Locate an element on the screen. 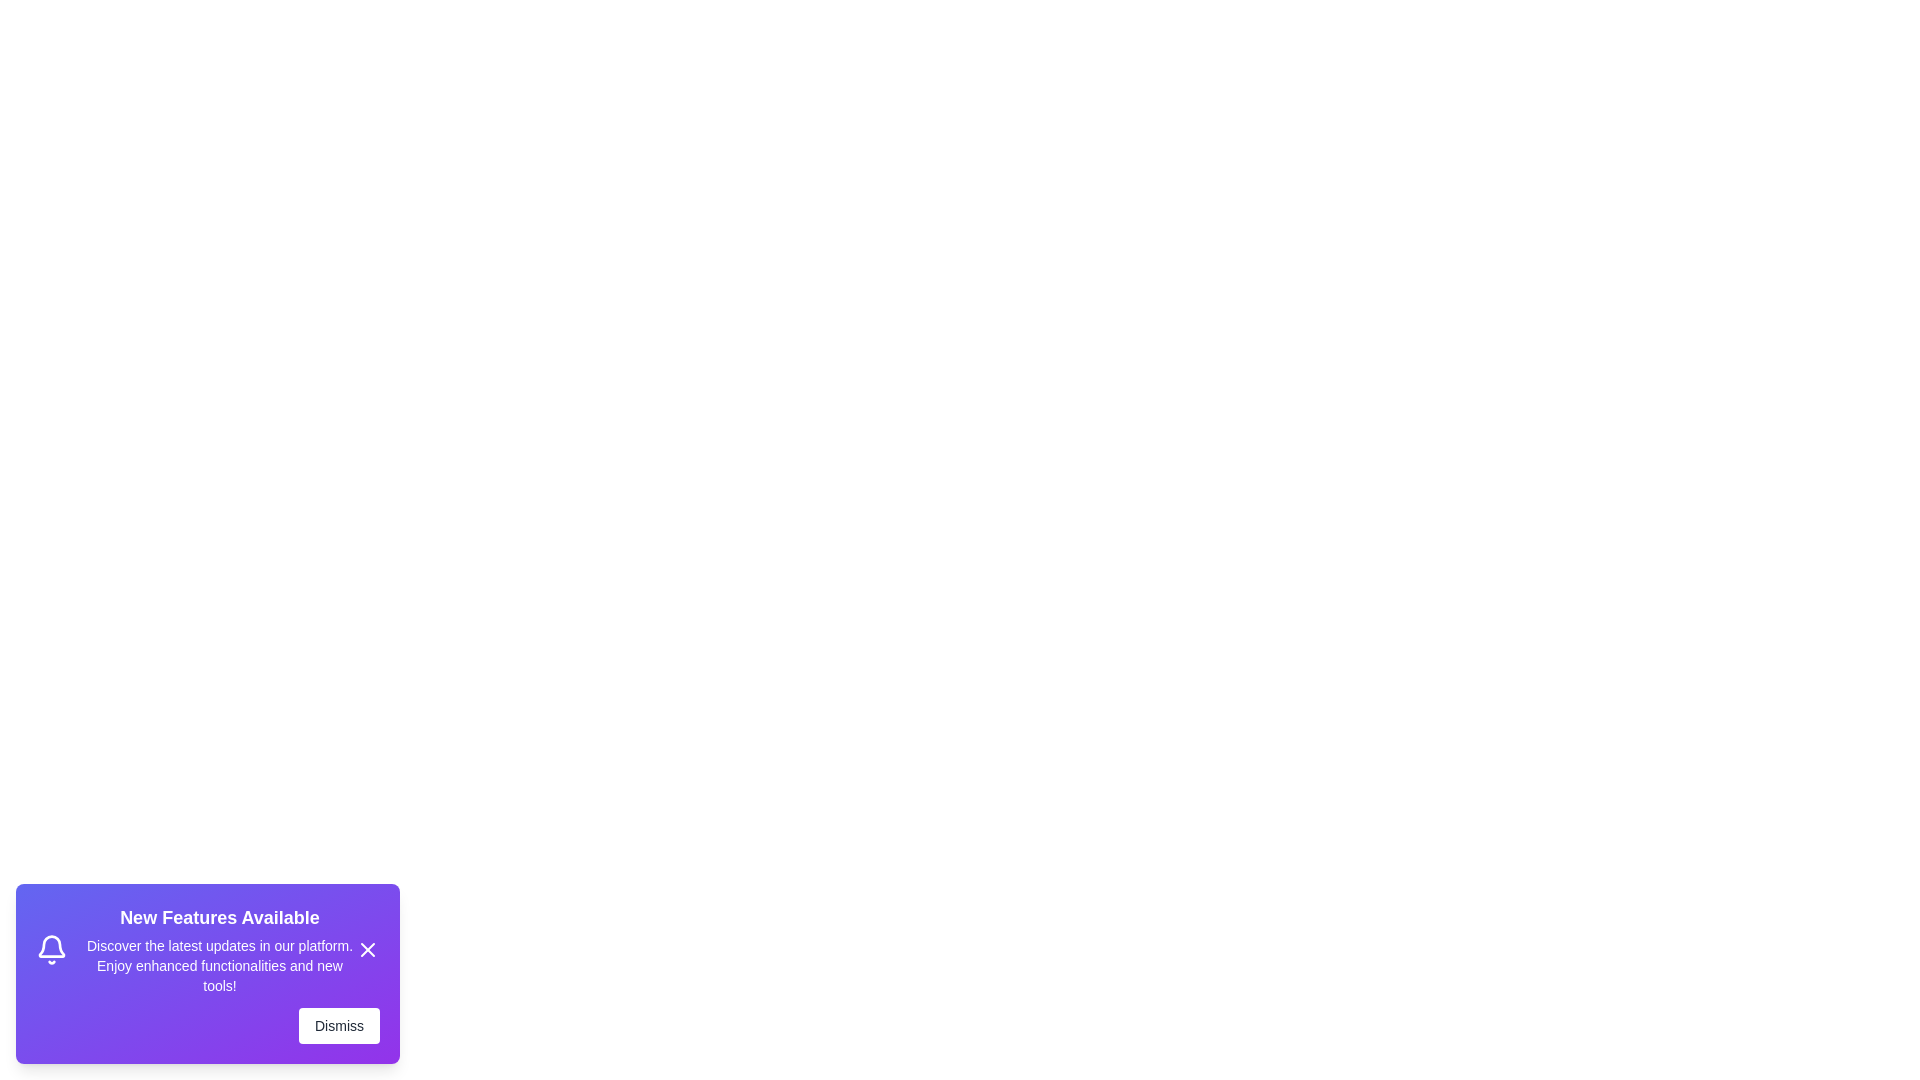  the close button of the snackbar to dismiss it is located at coordinates (368, 948).